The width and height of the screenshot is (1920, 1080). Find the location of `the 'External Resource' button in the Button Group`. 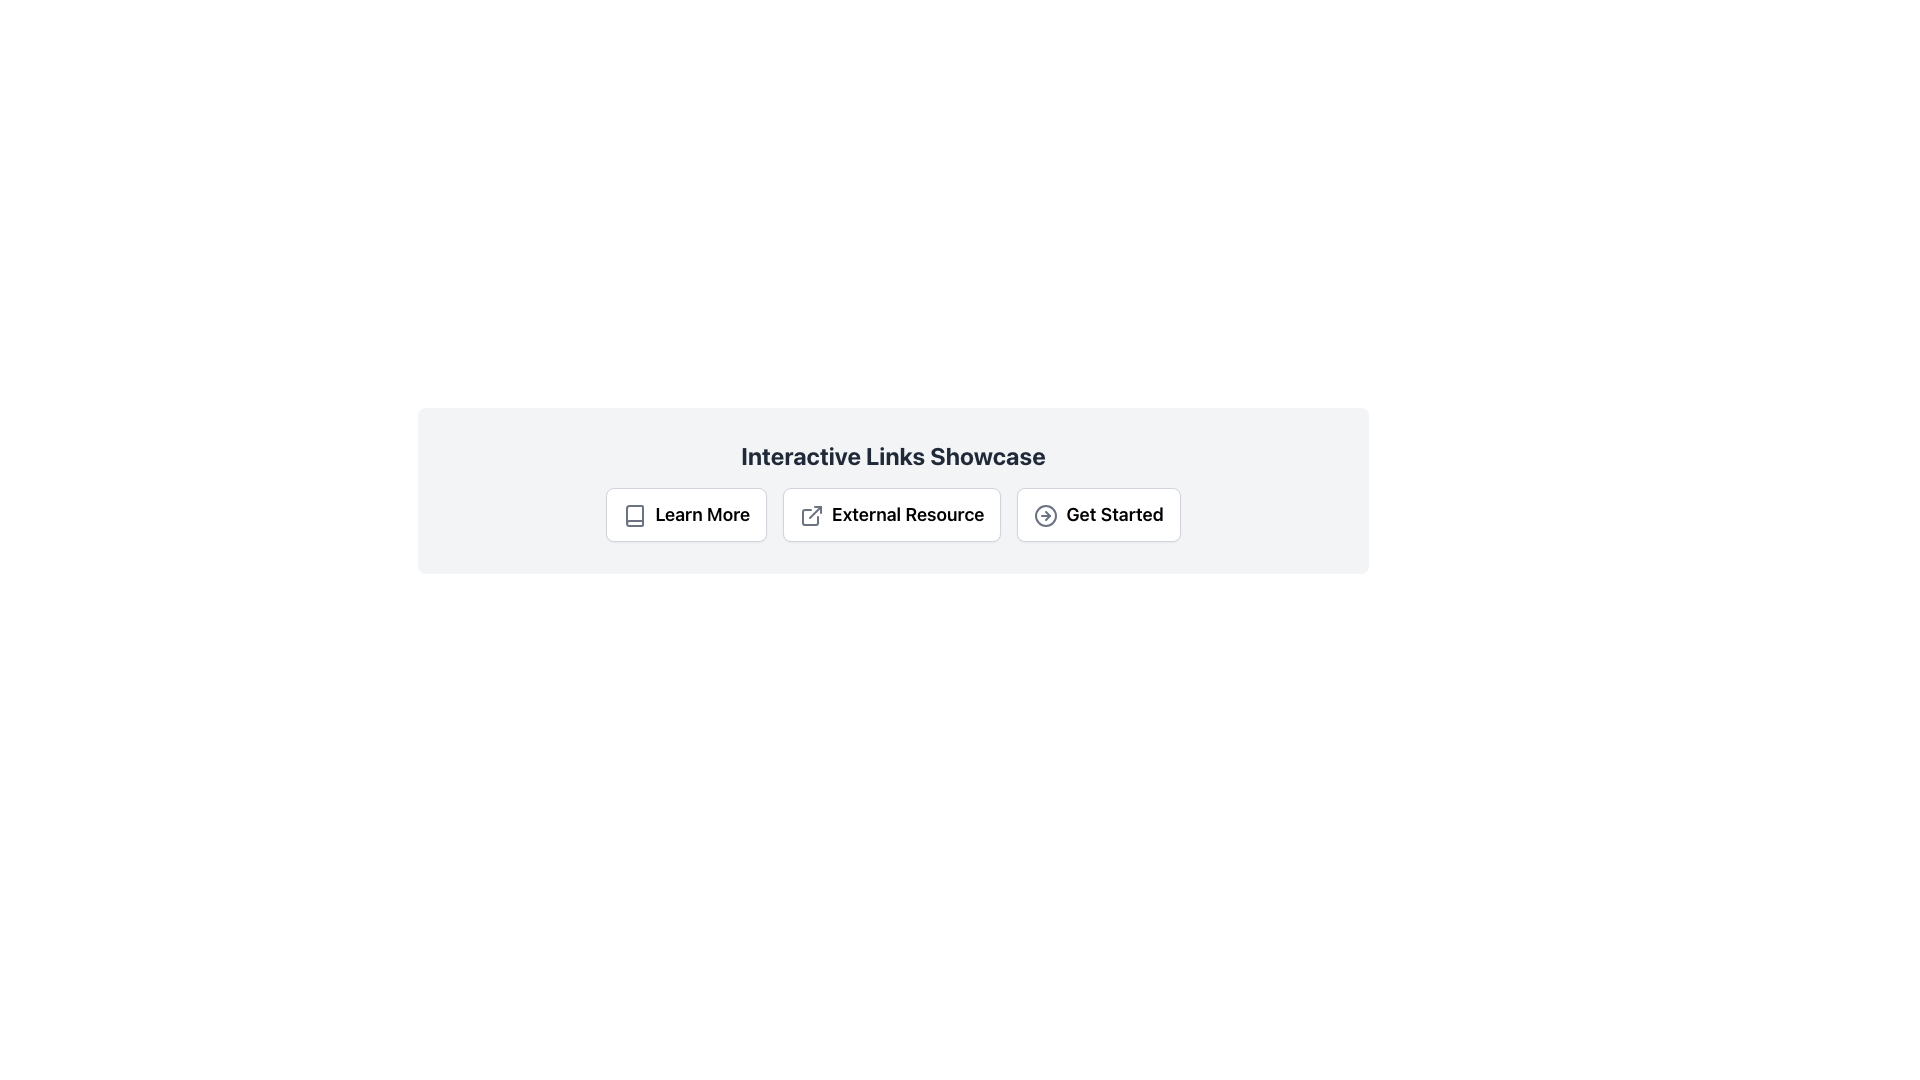

the 'External Resource' button in the Button Group is located at coordinates (892, 514).